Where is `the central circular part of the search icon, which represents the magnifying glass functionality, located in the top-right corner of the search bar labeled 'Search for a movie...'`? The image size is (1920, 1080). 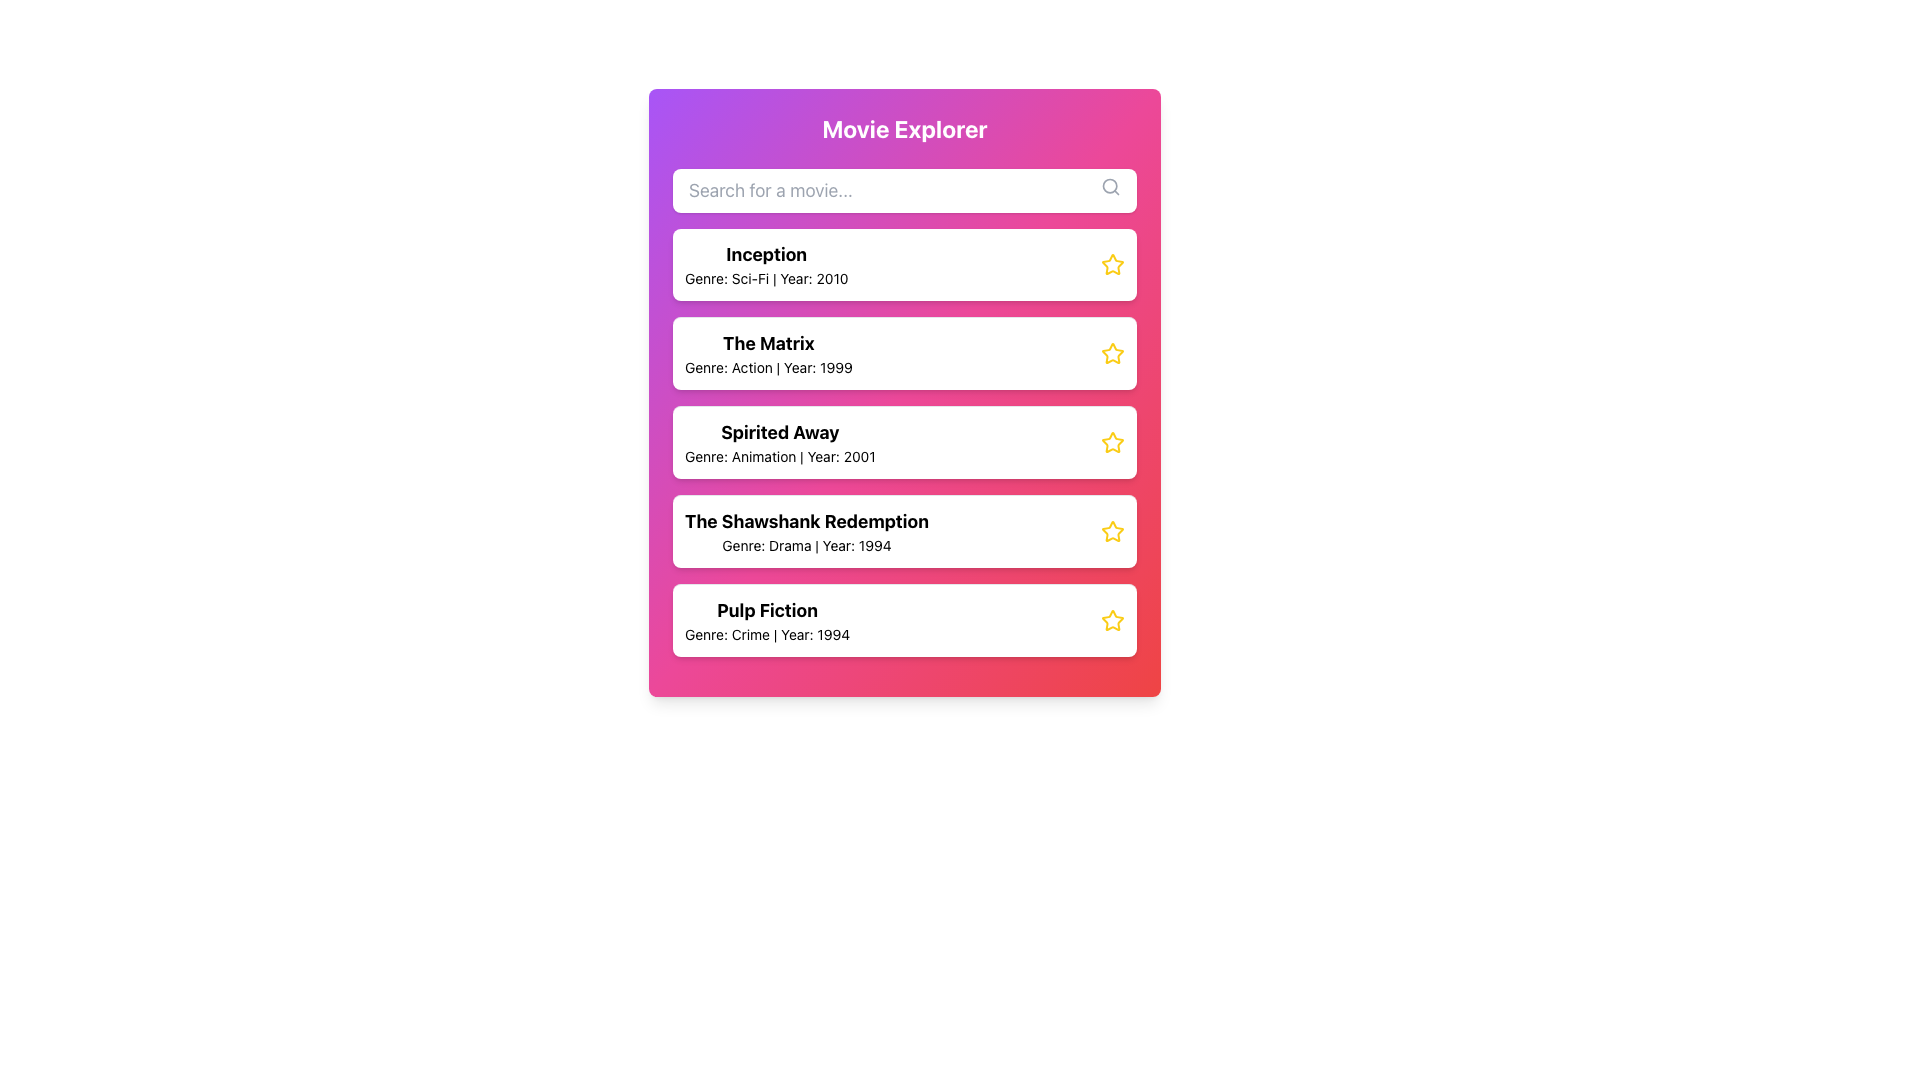 the central circular part of the search icon, which represents the magnifying glass functionality, located in the top-right corner of the search bar labeled 'Search for a movie...' is located at coordinates (1109, 186).